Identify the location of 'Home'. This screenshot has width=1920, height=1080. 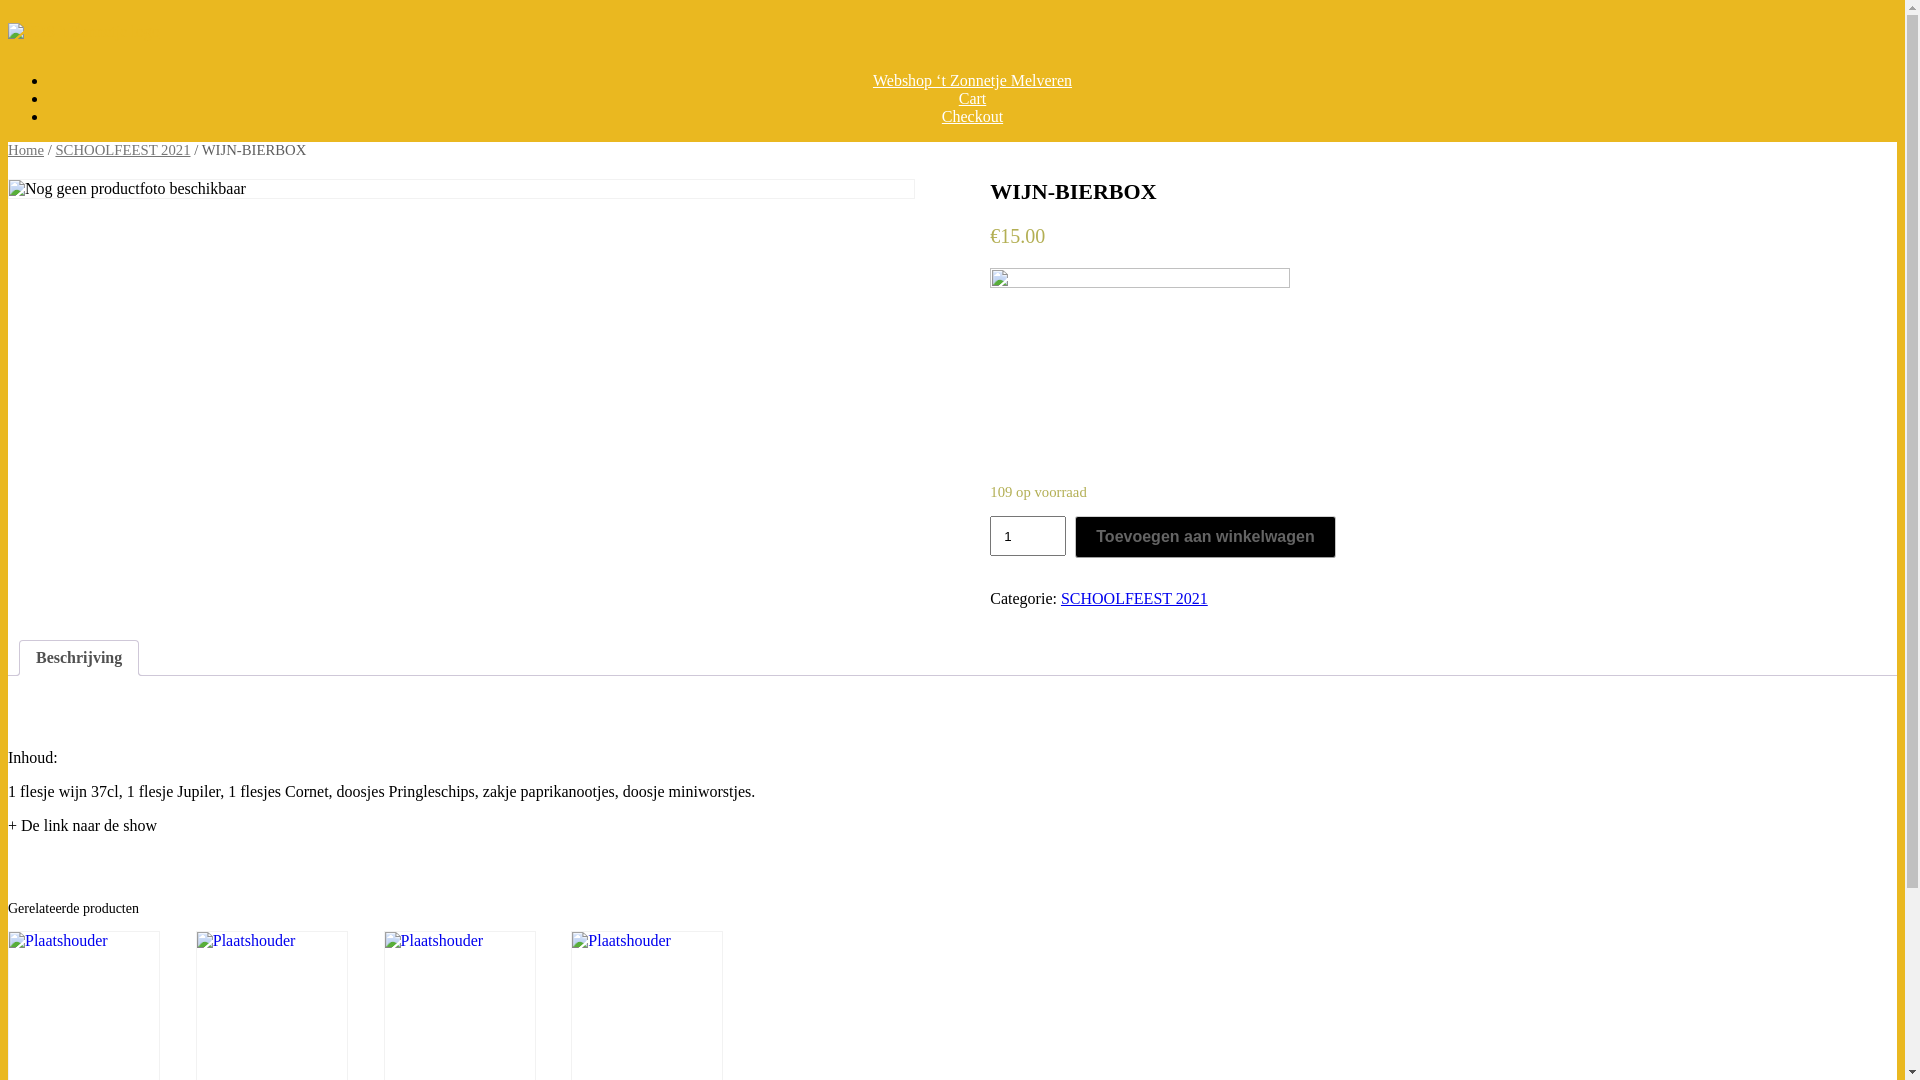
(25, 149).